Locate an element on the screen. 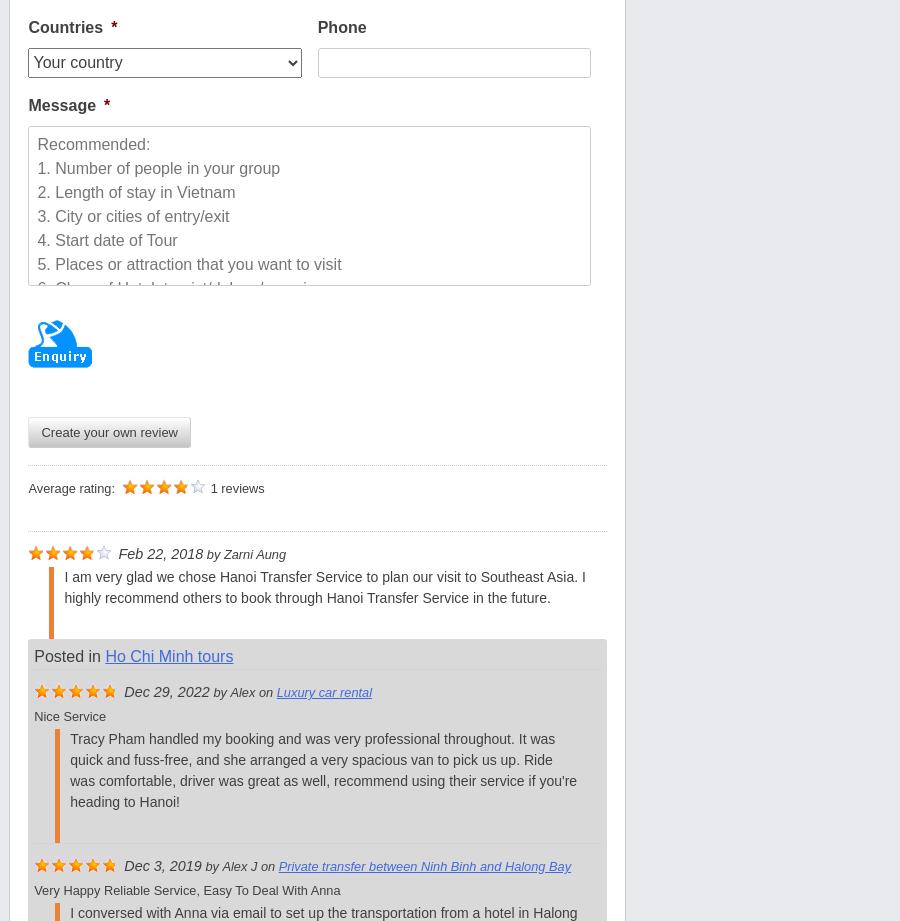 The height and width of the screenshot is (921, 900). 'Phone' is located at coordinates (341, 26).